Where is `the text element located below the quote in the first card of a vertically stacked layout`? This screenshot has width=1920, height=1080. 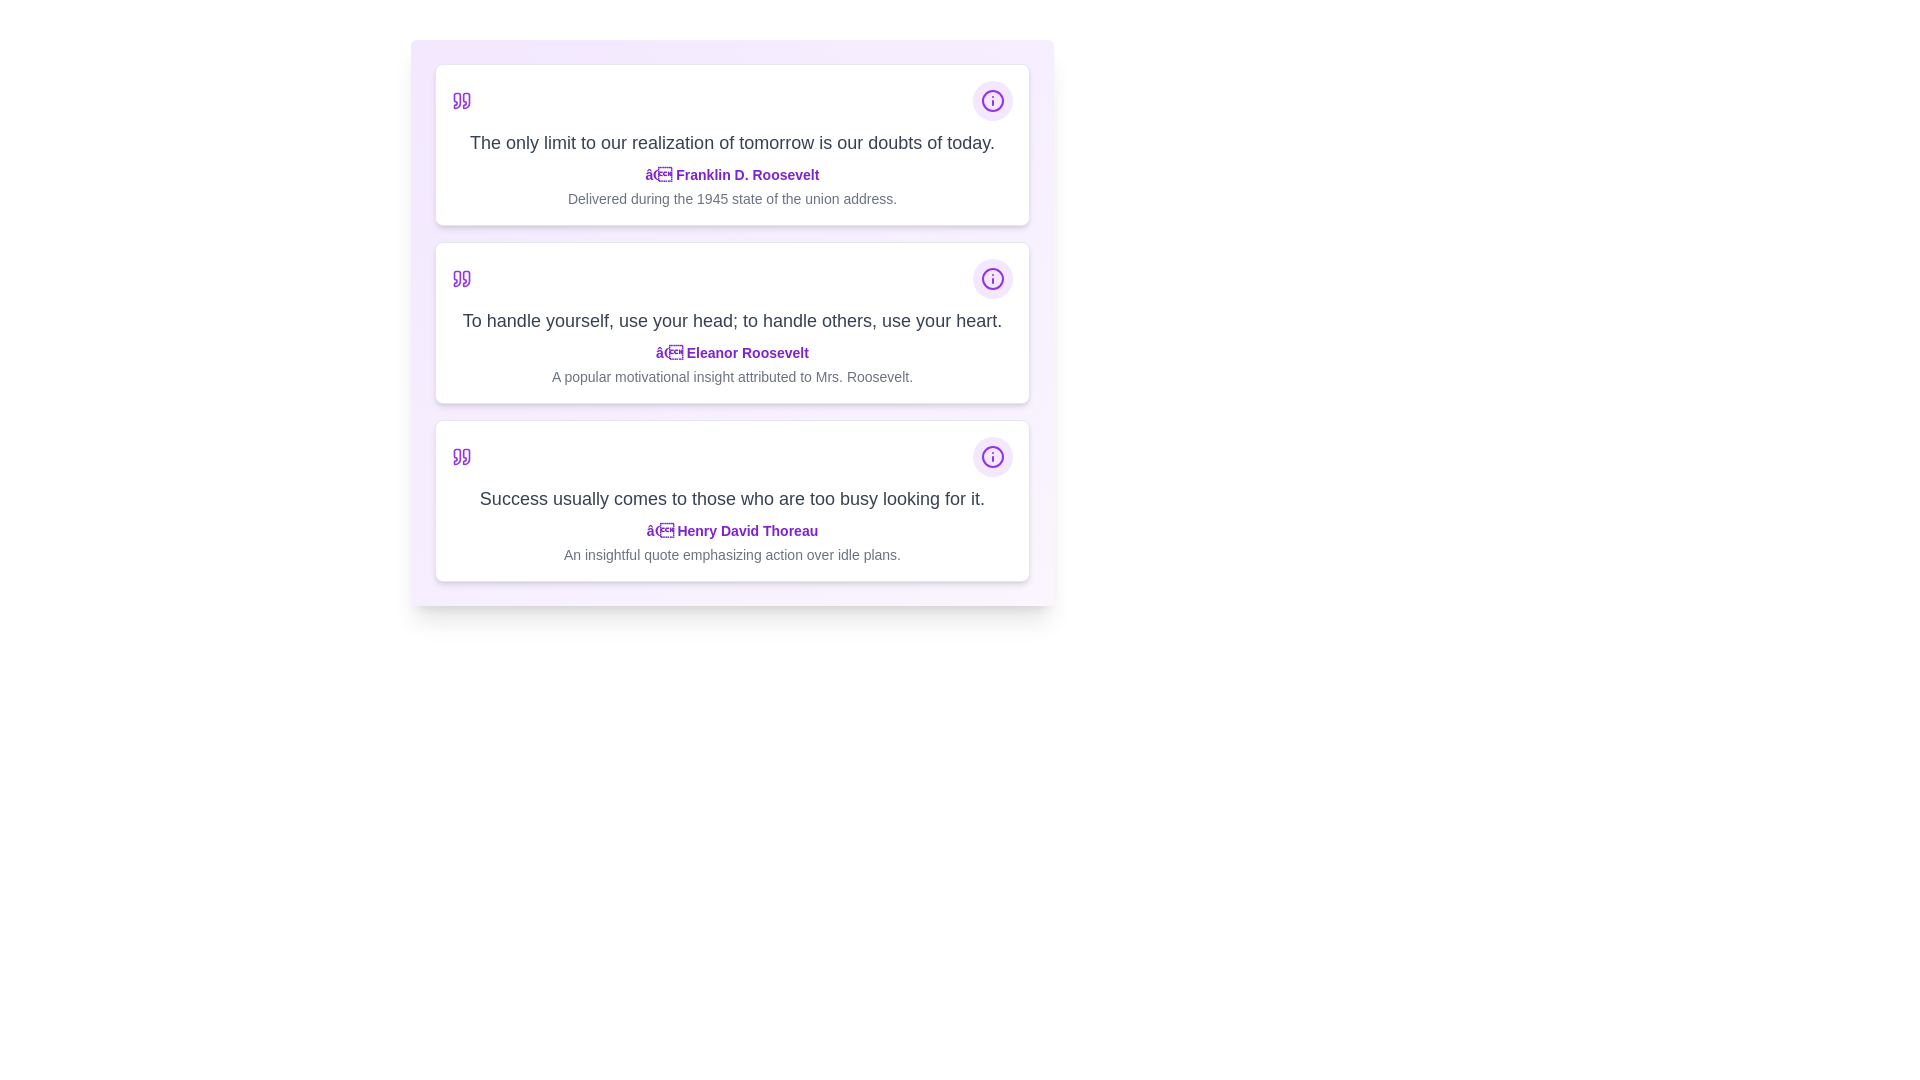 the text element located below the quote in the first card of a vertically stacked layout is located at coordinates (731, 186).